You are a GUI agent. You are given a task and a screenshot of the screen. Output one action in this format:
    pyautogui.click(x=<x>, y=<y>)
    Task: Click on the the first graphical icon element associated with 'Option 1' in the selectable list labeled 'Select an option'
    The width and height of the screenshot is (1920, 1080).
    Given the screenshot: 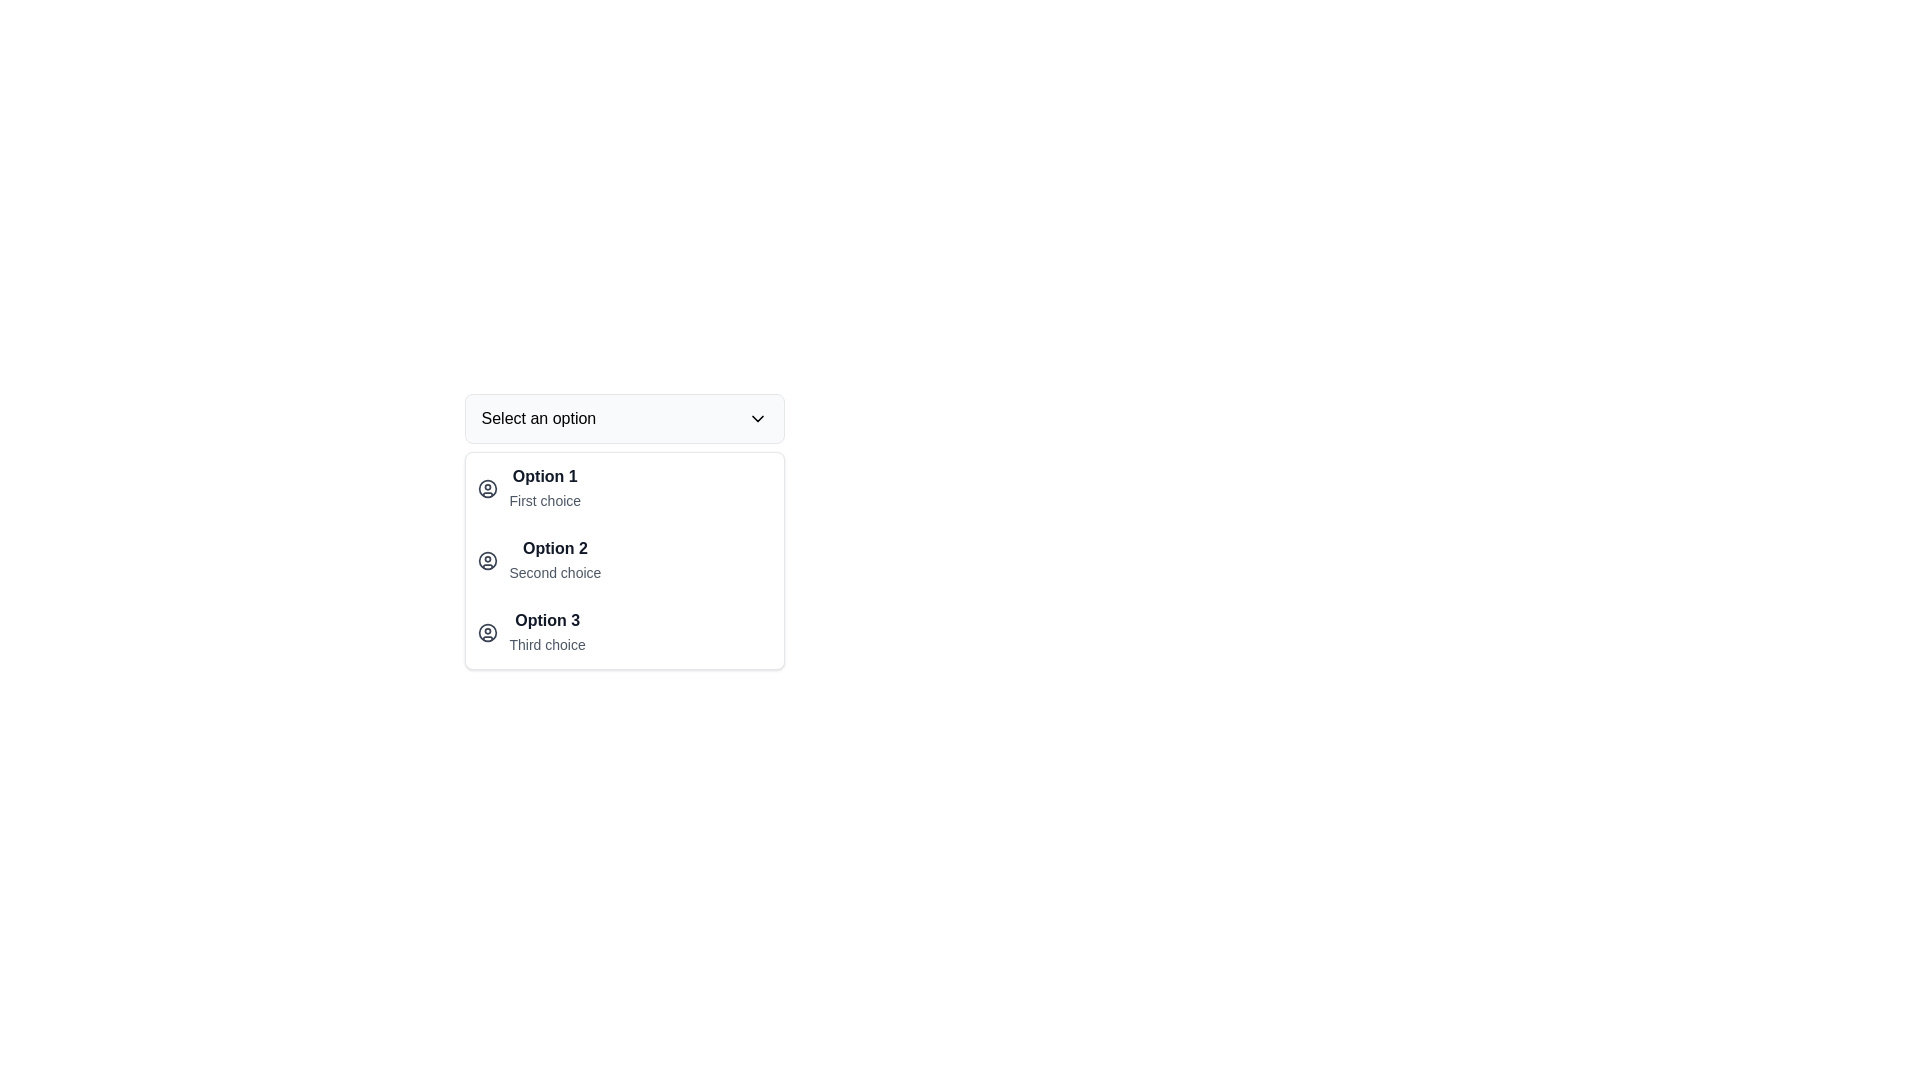 What is the action you would take?
    pyautogui.click(x=487, y=489)
    